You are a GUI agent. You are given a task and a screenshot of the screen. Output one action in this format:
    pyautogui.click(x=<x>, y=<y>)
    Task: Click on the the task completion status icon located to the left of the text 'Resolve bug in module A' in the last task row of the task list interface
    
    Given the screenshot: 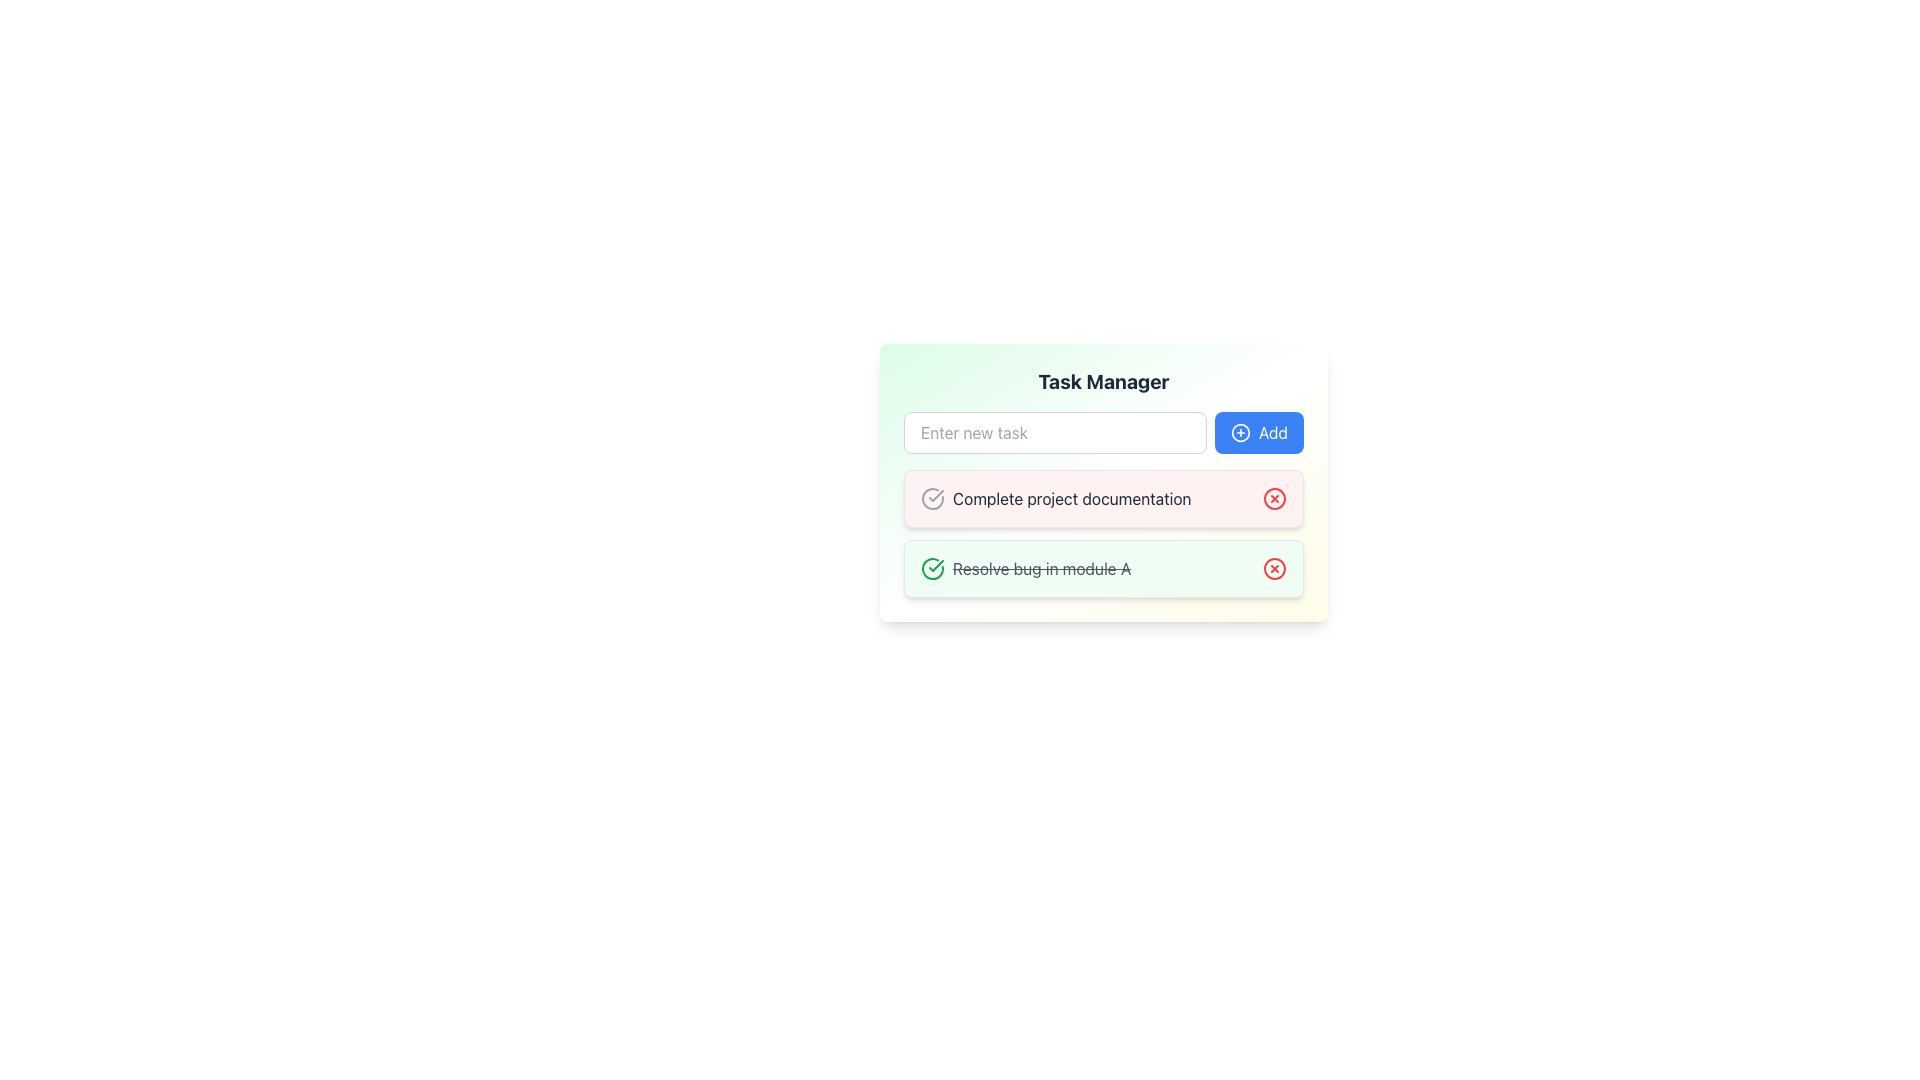 What is the action you would take?
    pyautogui.click(x=931, y=569)
    